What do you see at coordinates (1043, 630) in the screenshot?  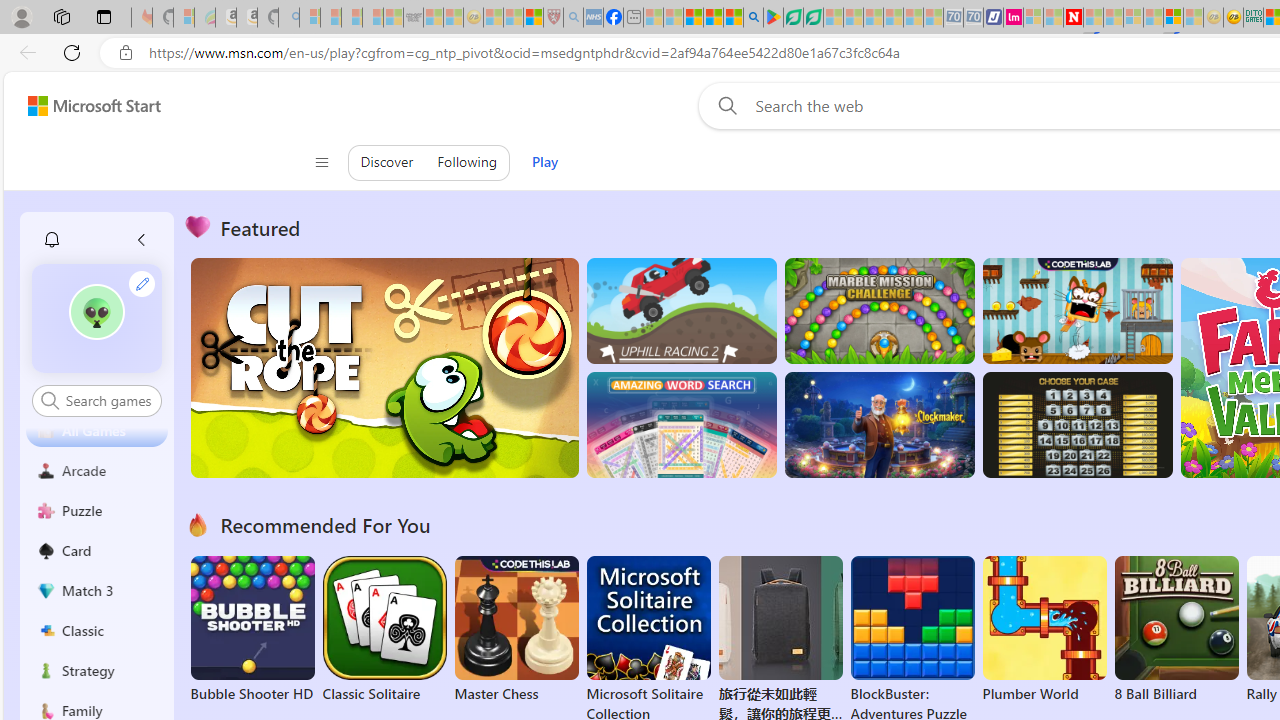 I see `'Plumber World'` at bounding box center [1043, 630].